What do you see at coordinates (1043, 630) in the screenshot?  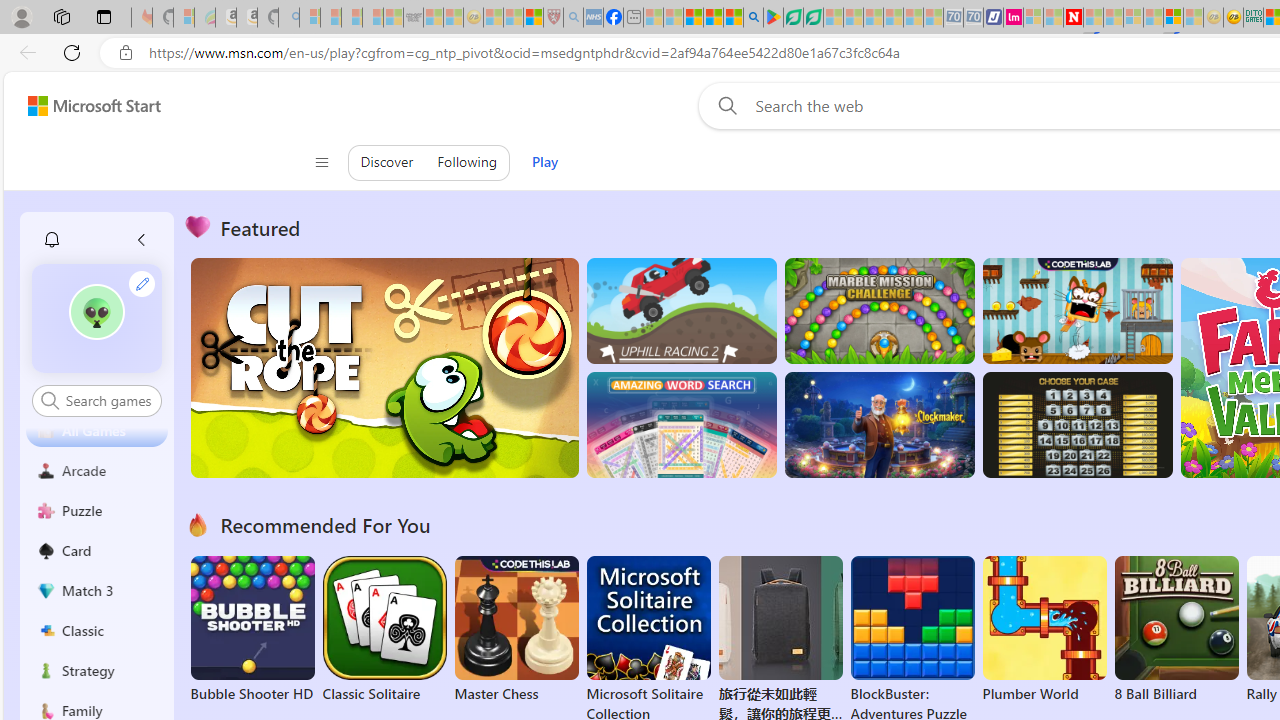 I see `'Plumber World'` at bounding box center [1043, 630].